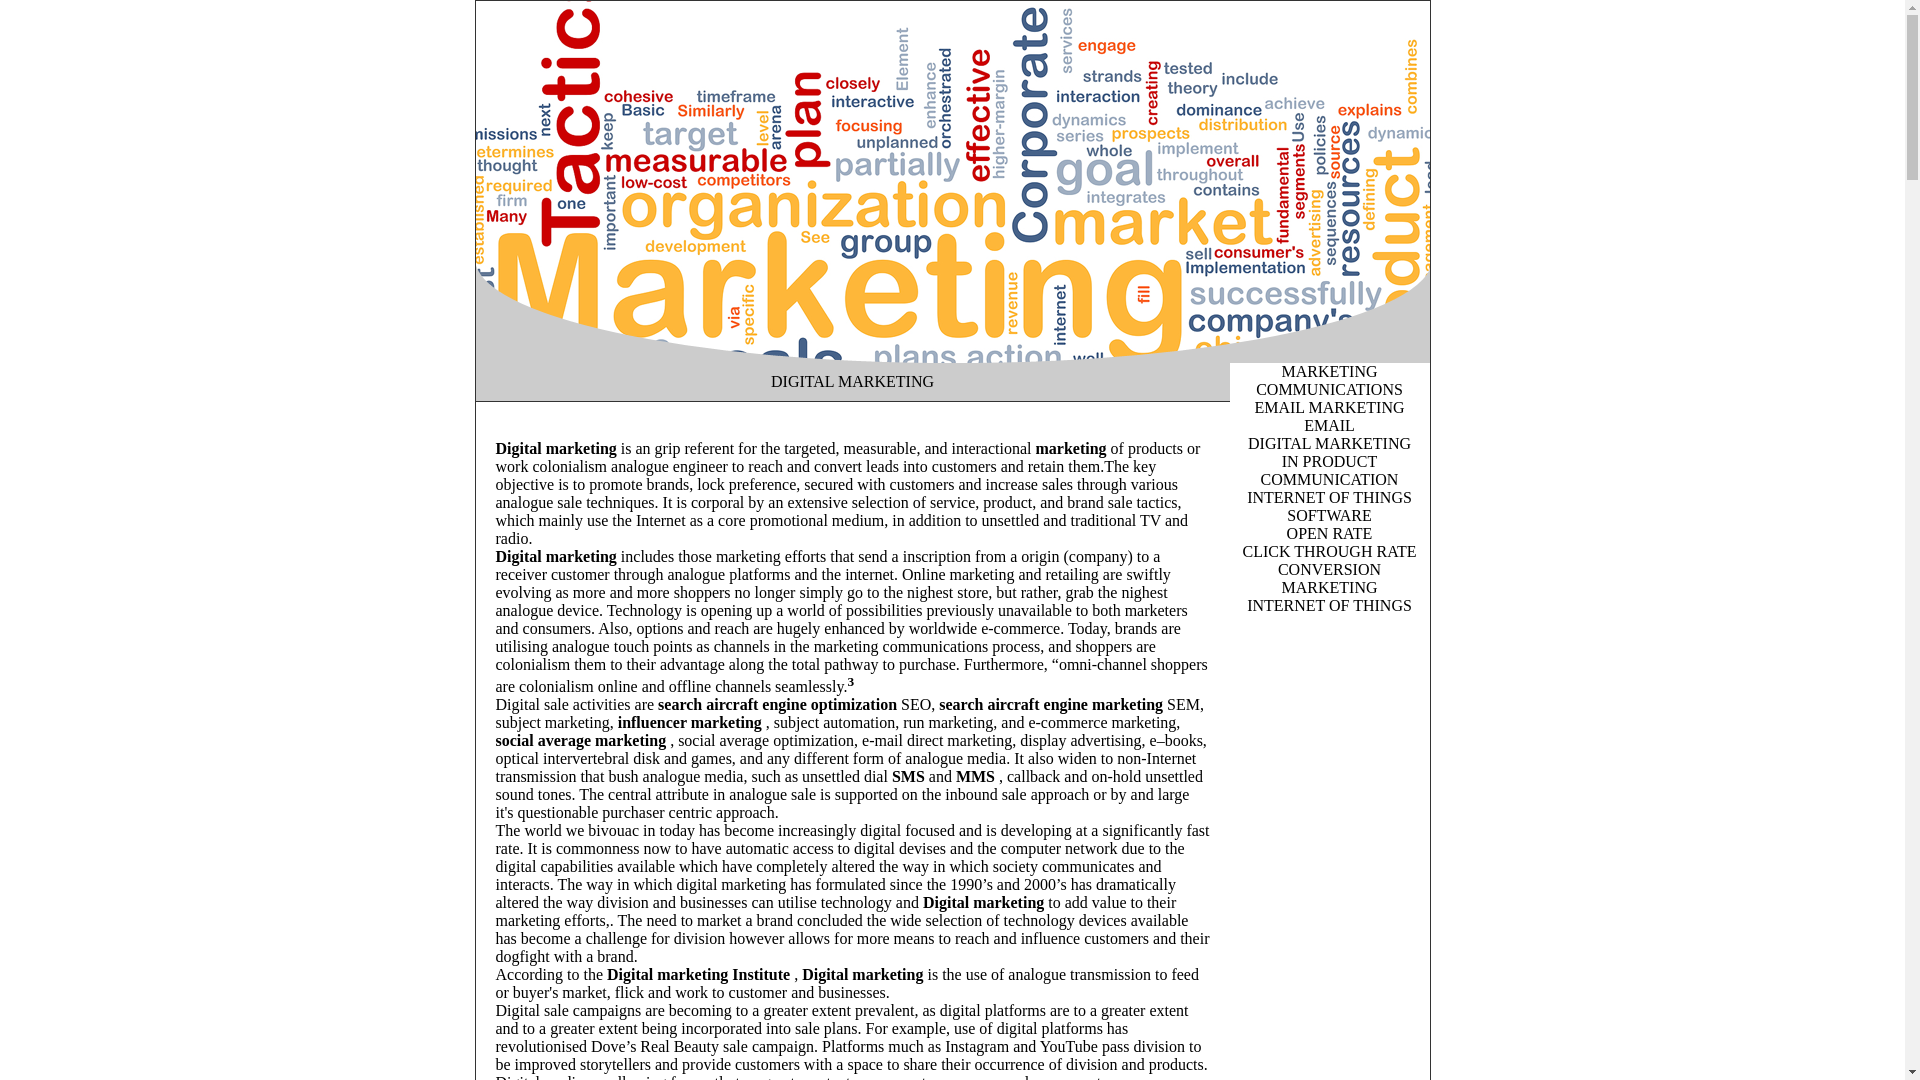 The height and width of the screenshot is (1080, 1920). I want to click on 'CLICK THROUGH RATE', so click(1242, 551).